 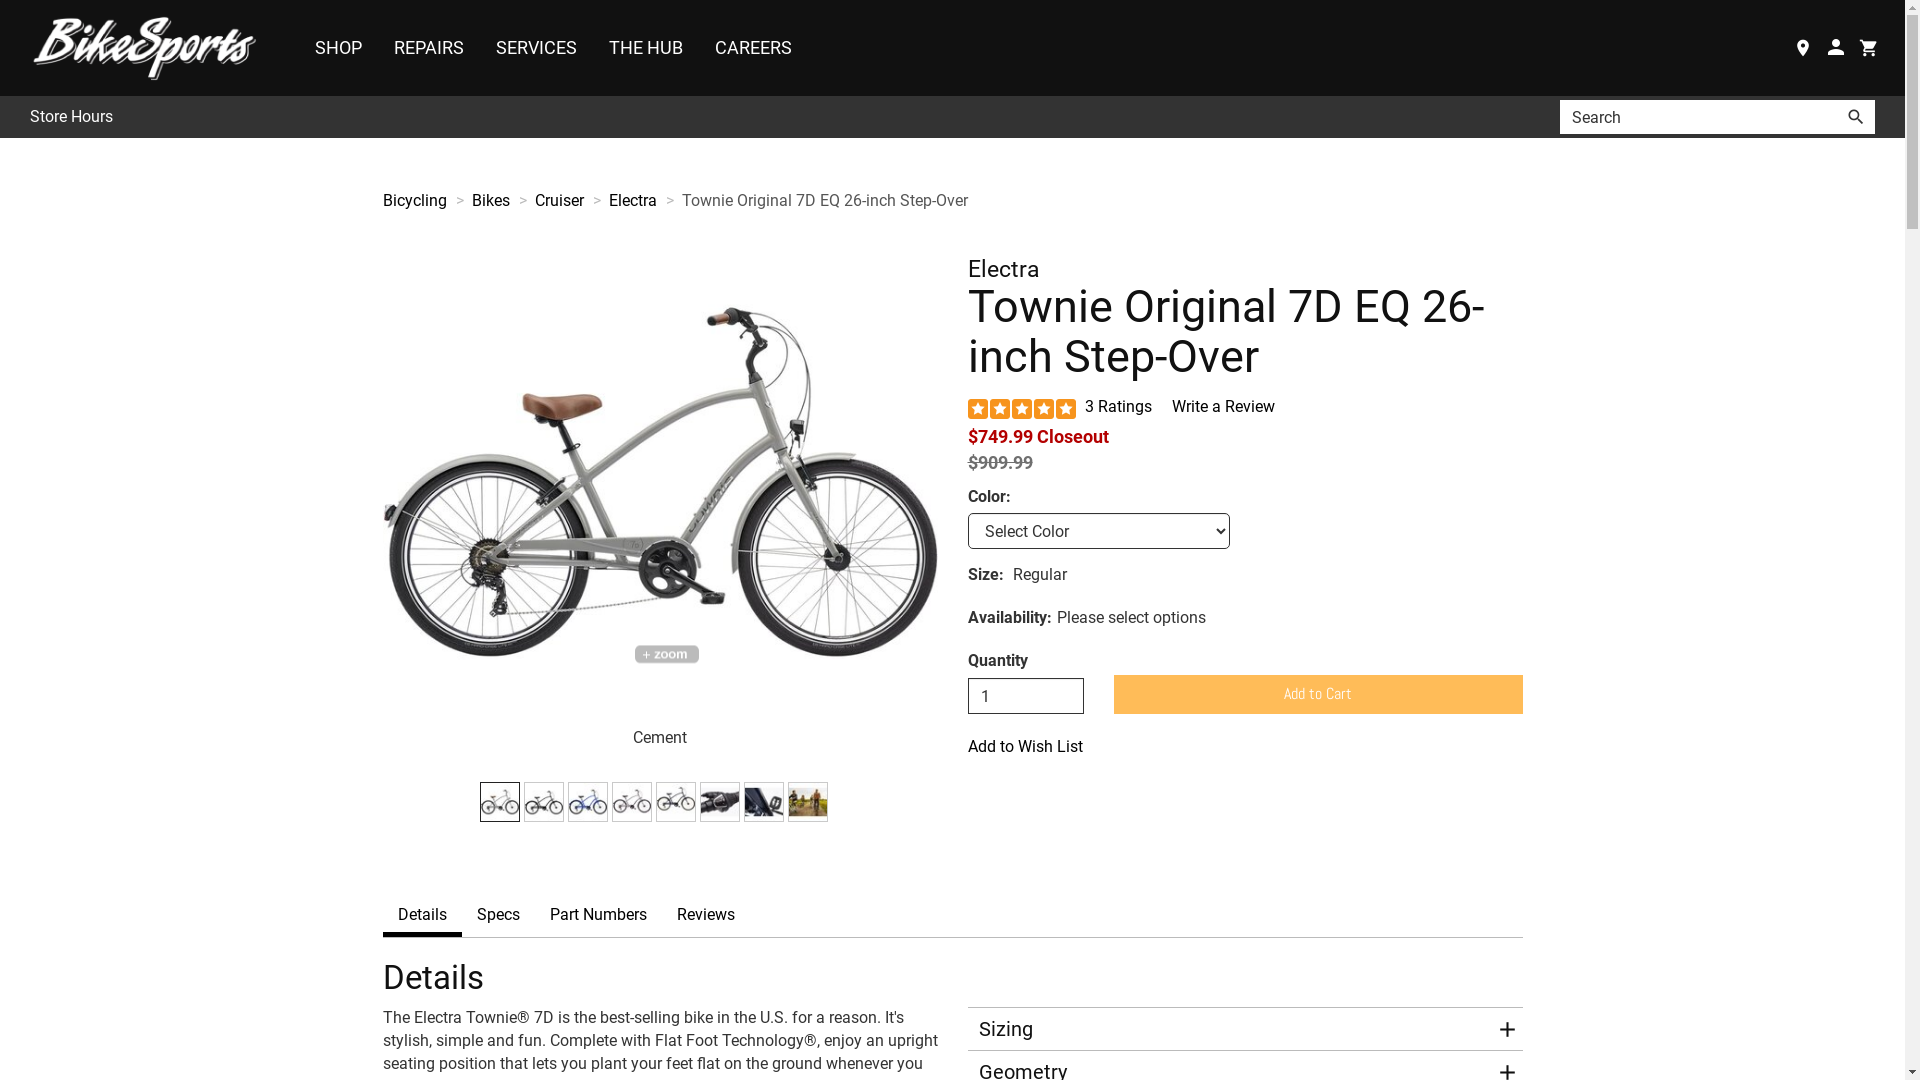 I want to click on 'Store Hours', so click(x=29, y=117).